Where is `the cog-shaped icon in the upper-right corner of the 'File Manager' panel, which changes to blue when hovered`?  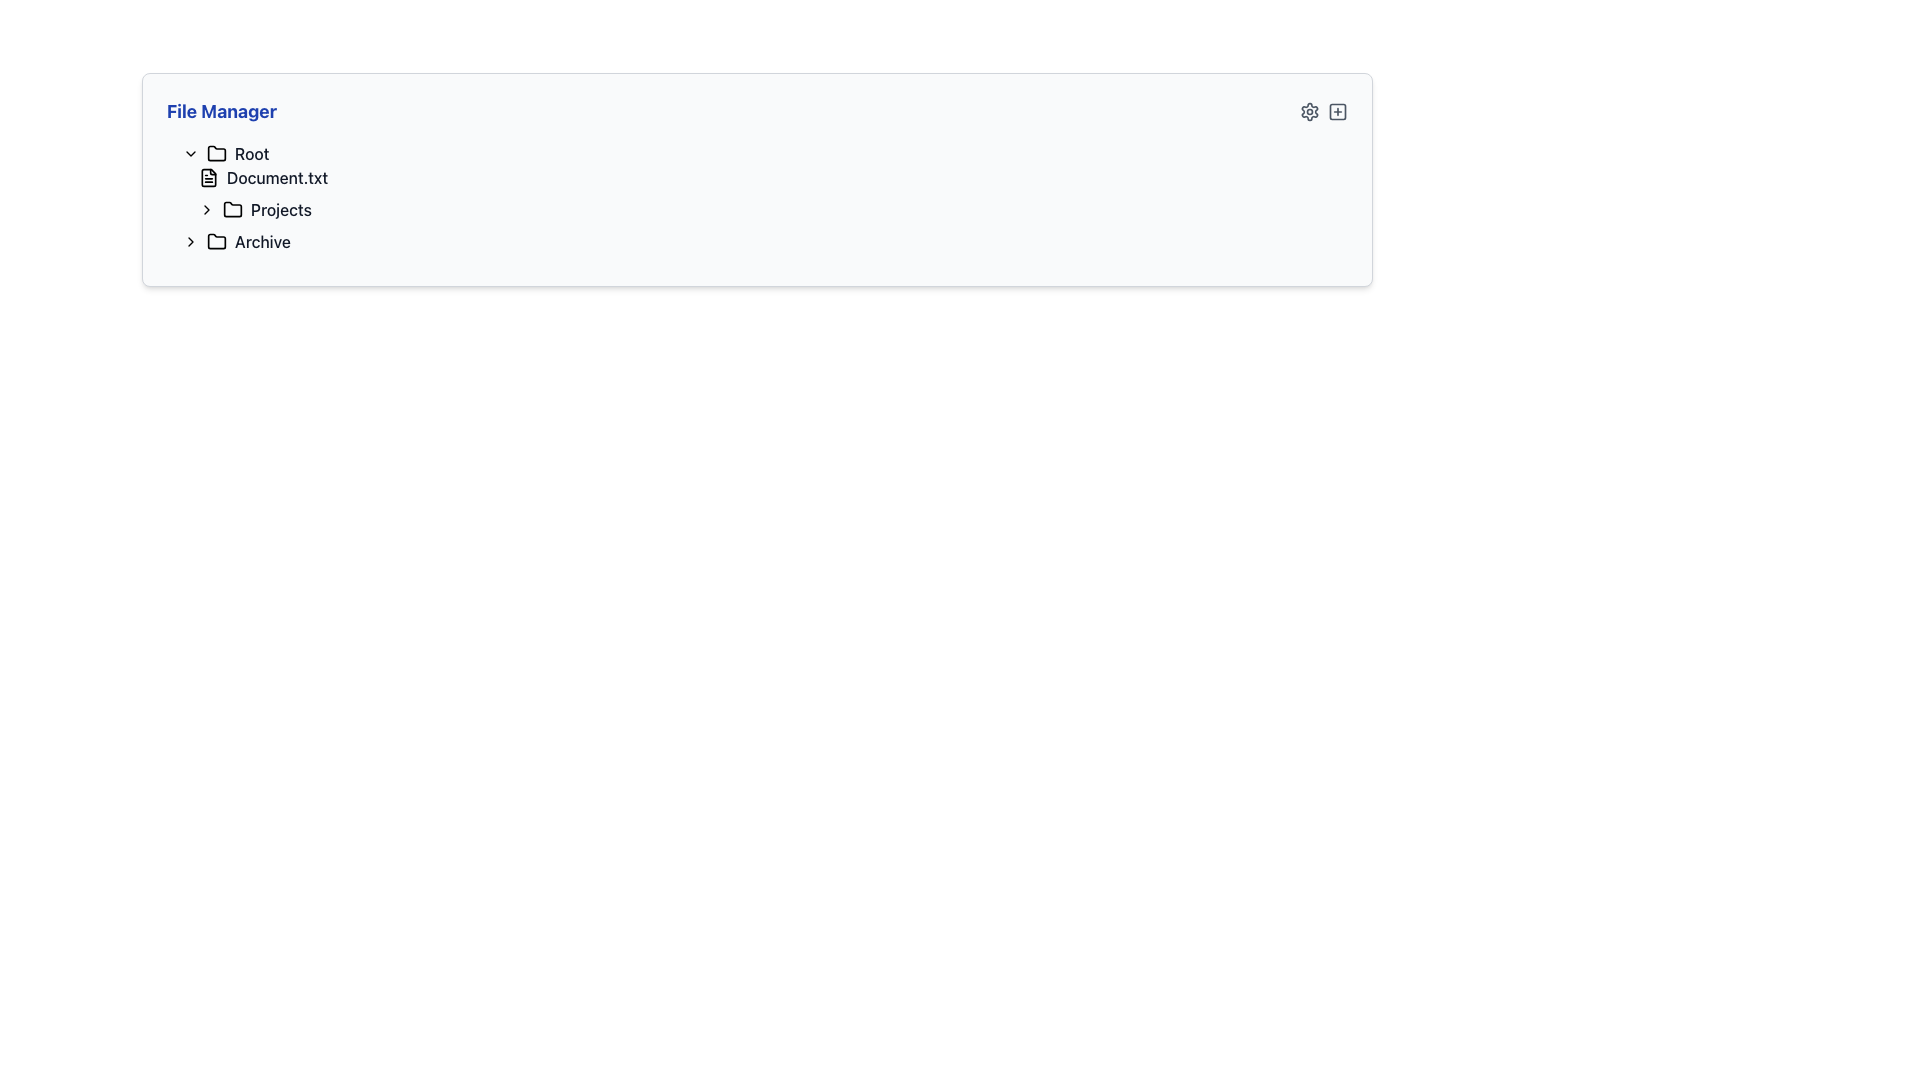
the cog-shaped icon in the upper-right corner of the 'File Manager' panel, which changes to blue when hovered is located at coordinates (1310, 111).